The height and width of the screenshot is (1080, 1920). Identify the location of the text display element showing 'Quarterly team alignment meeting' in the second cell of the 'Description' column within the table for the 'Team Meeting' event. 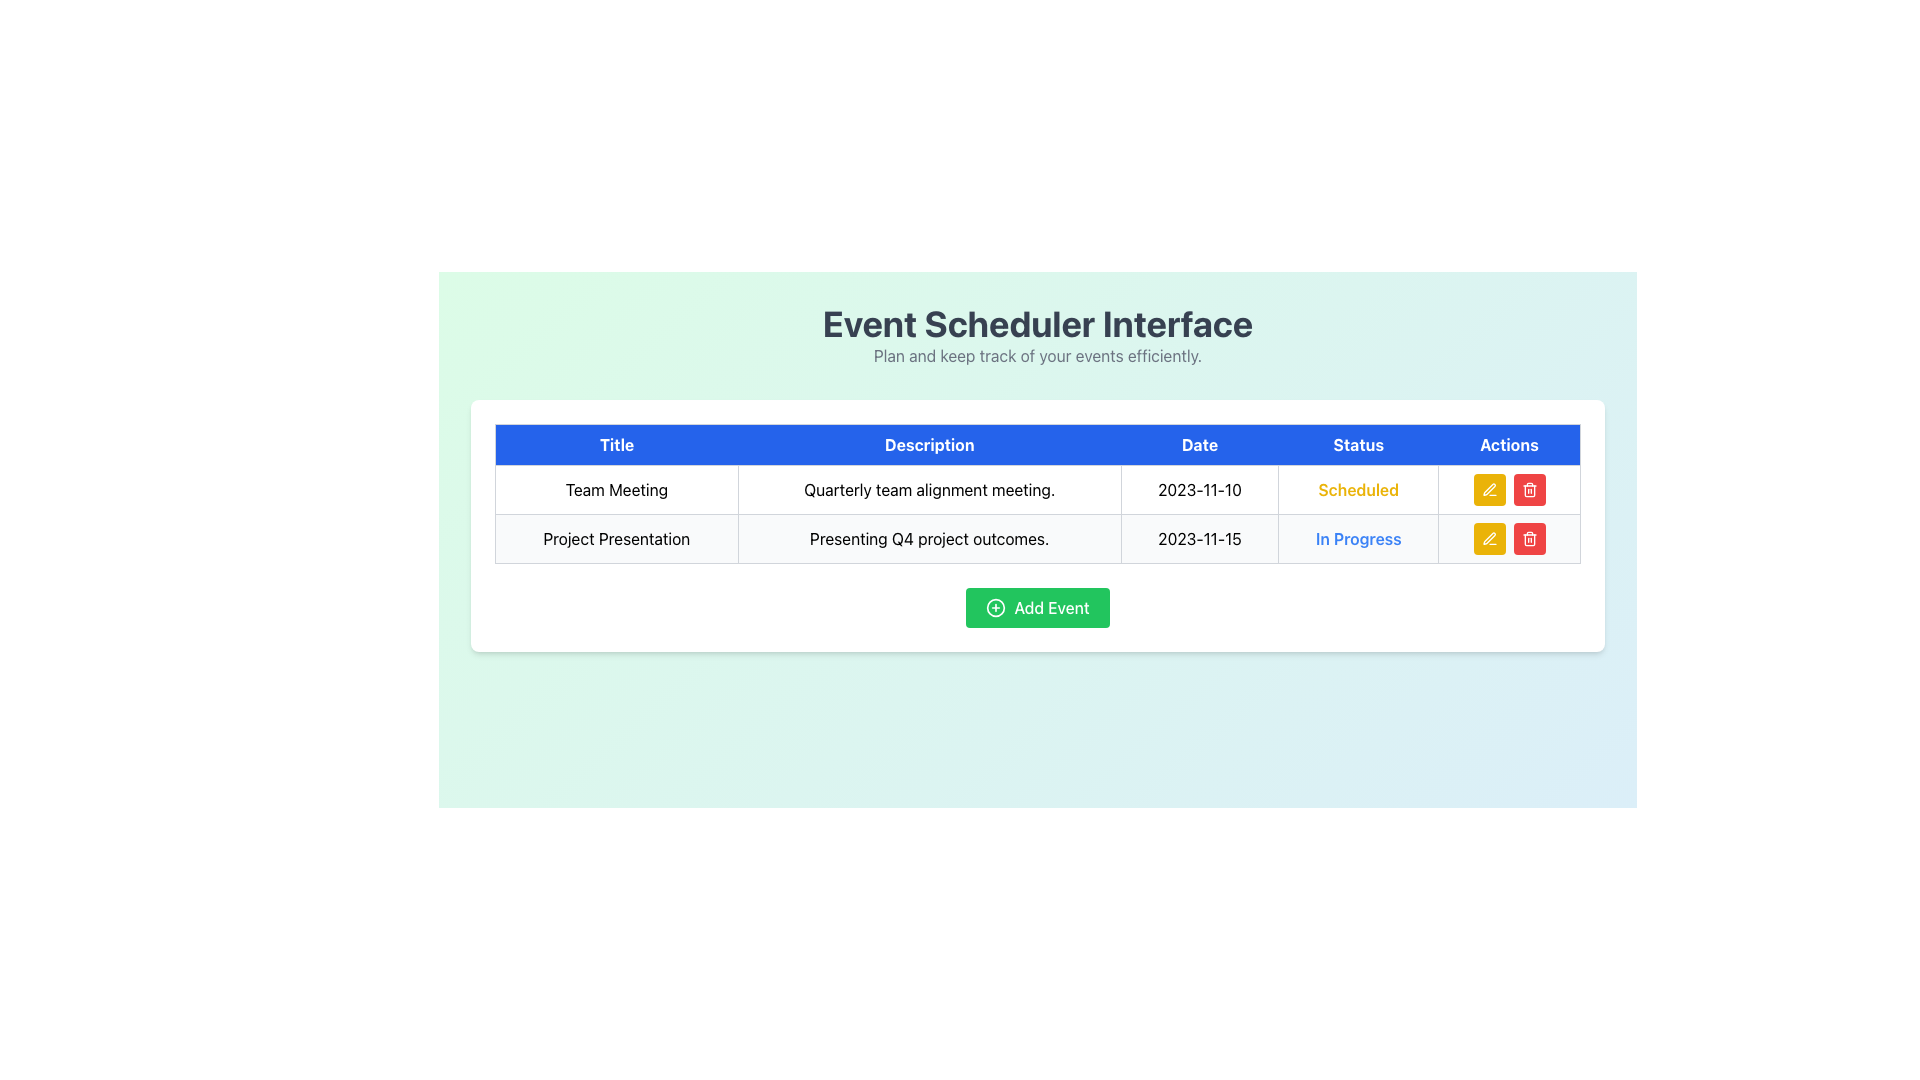
(928, 489).